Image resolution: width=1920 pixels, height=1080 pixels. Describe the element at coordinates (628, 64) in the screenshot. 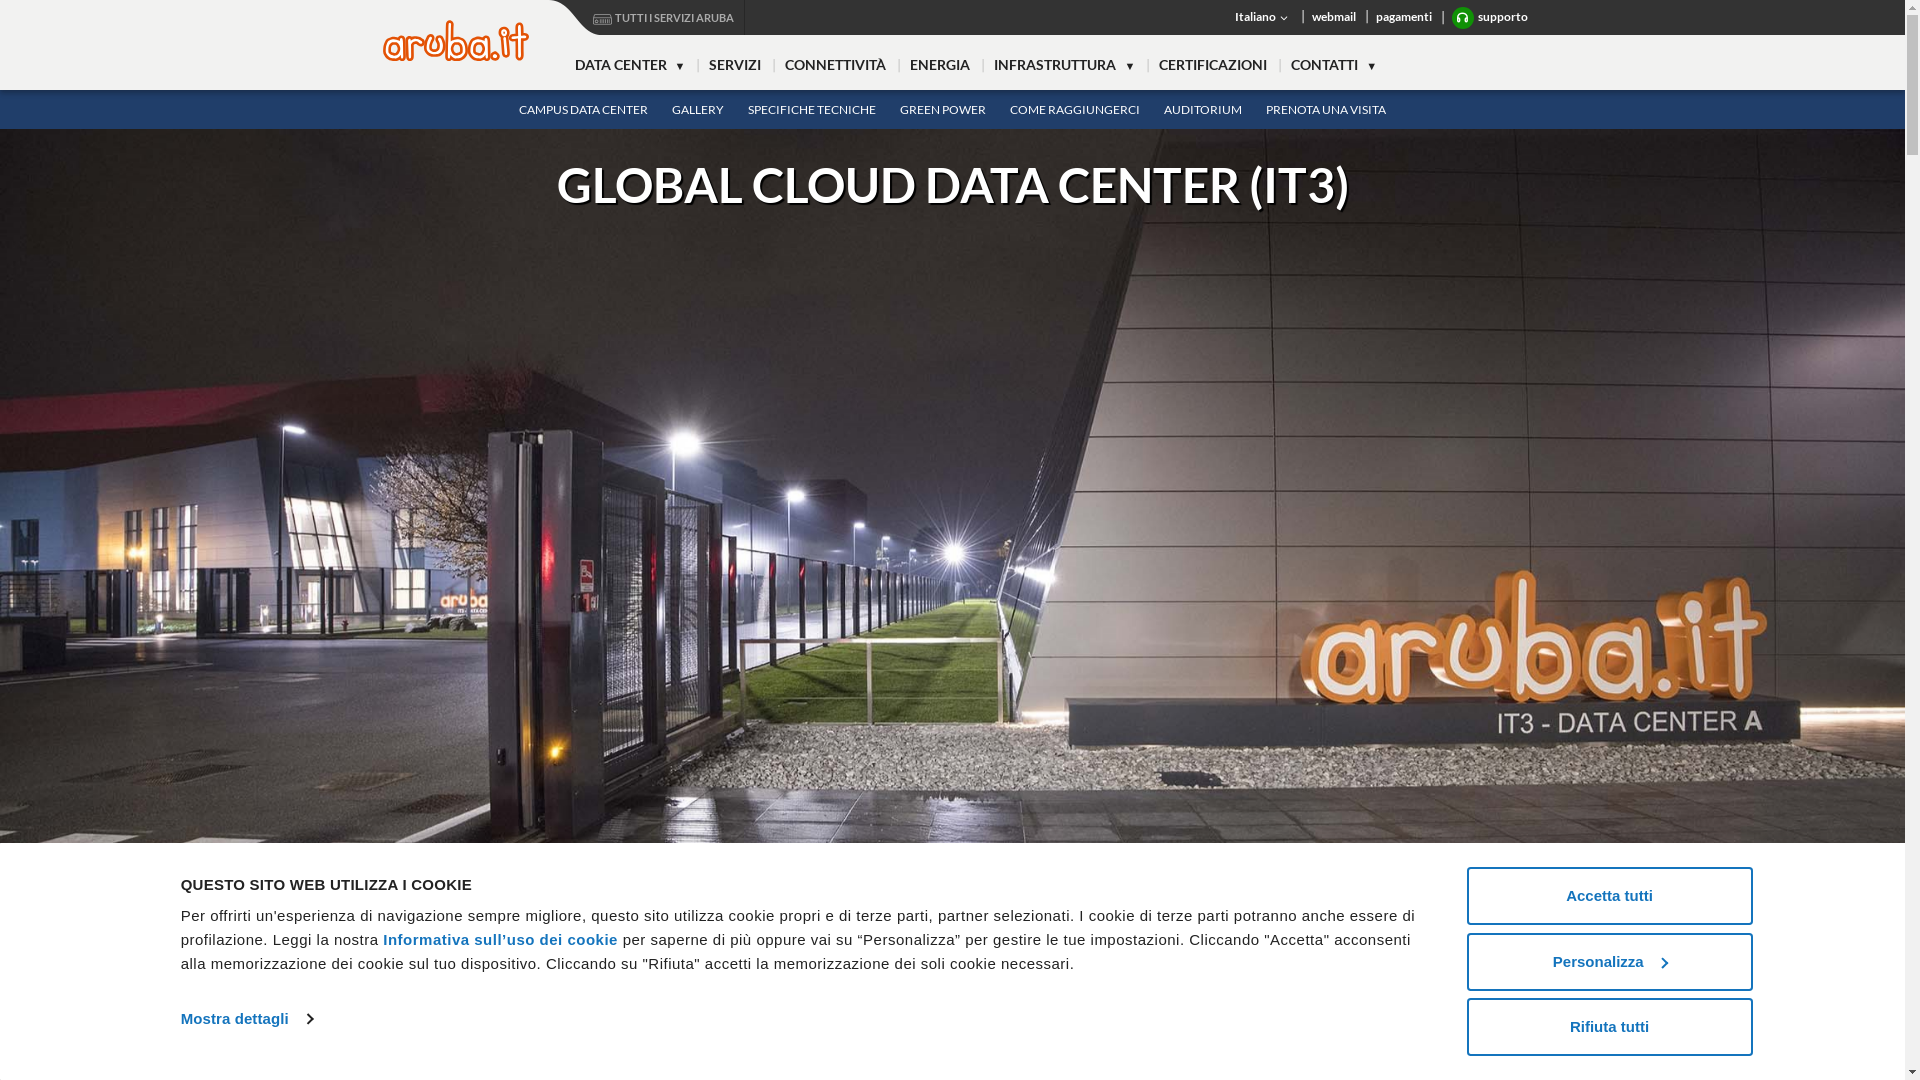

I see `'DATA CENTER'` at that location.